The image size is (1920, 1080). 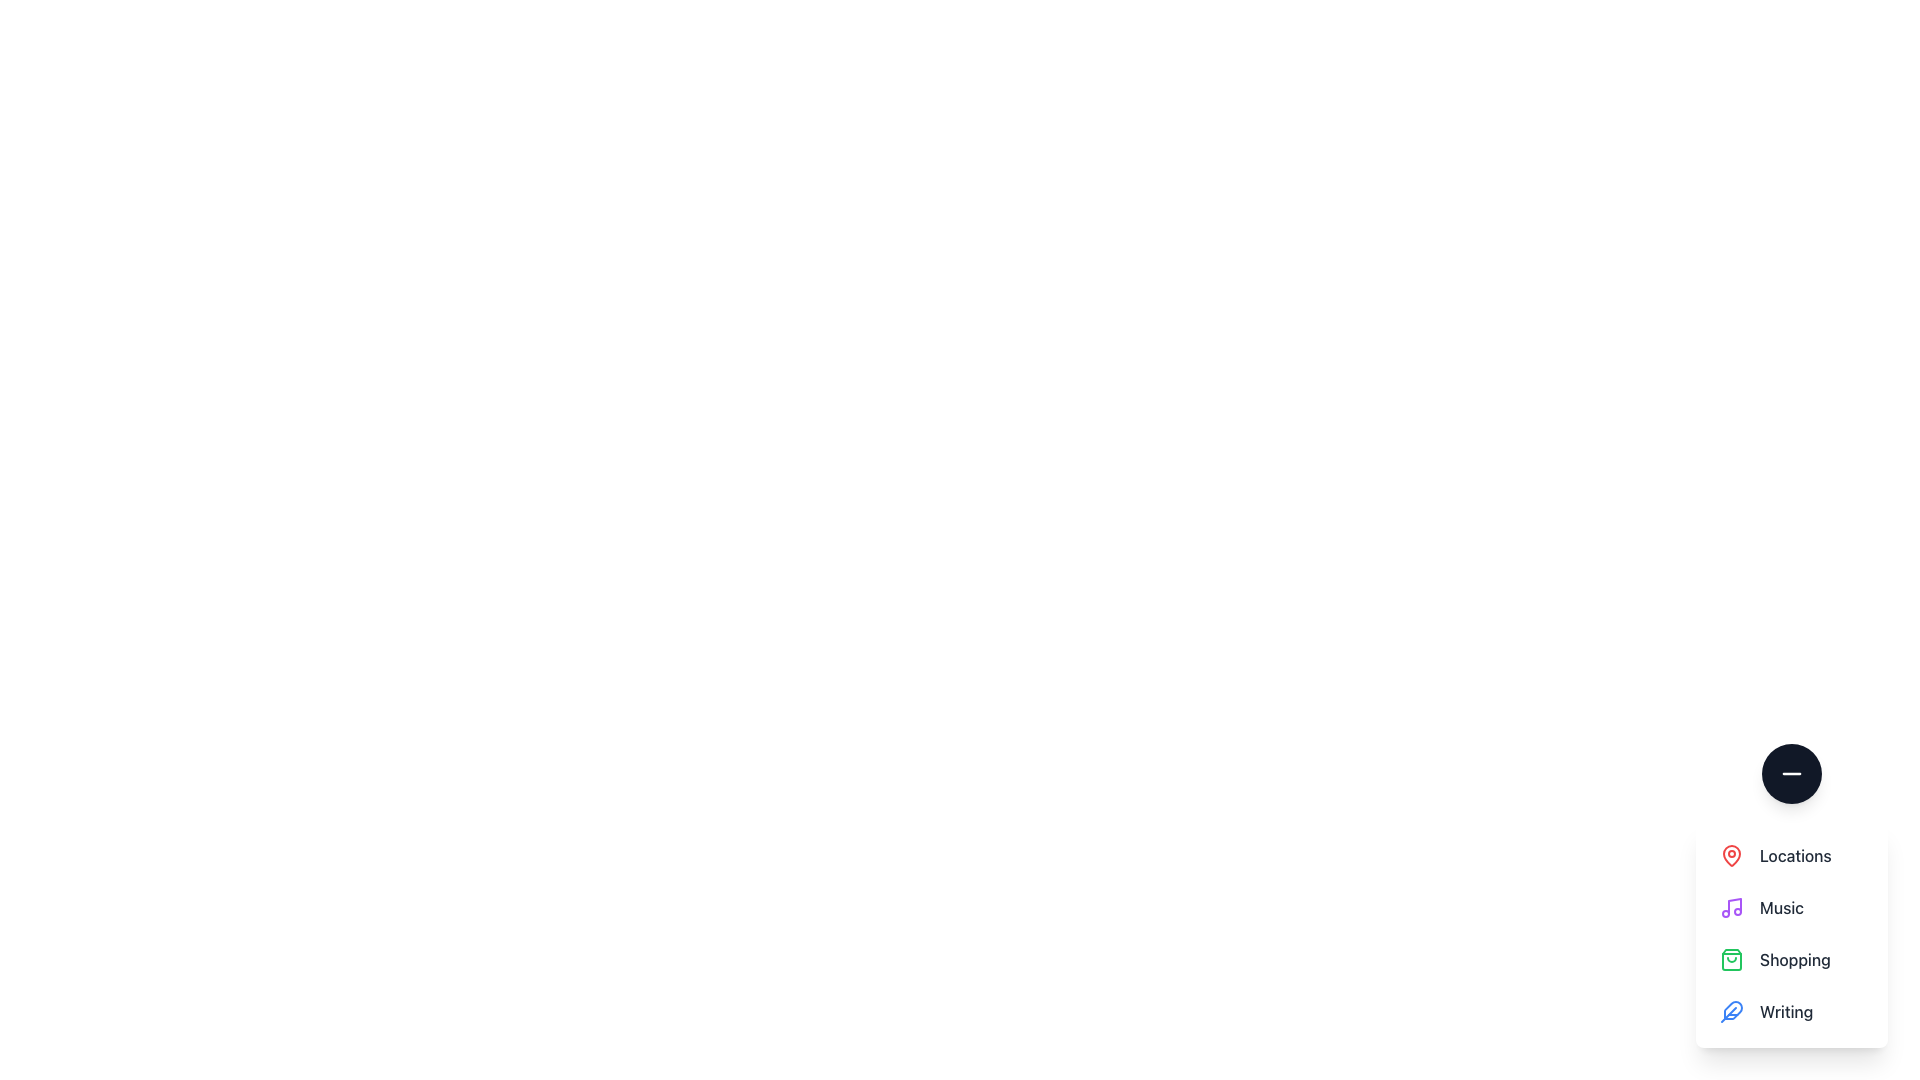 I want to click on the 'Music' text label element, which is styled in gray with medium font weight and is the second item in a vertical menu, positioned below 'Locations' and above 'Shopping', so click(x=1781, y=907).